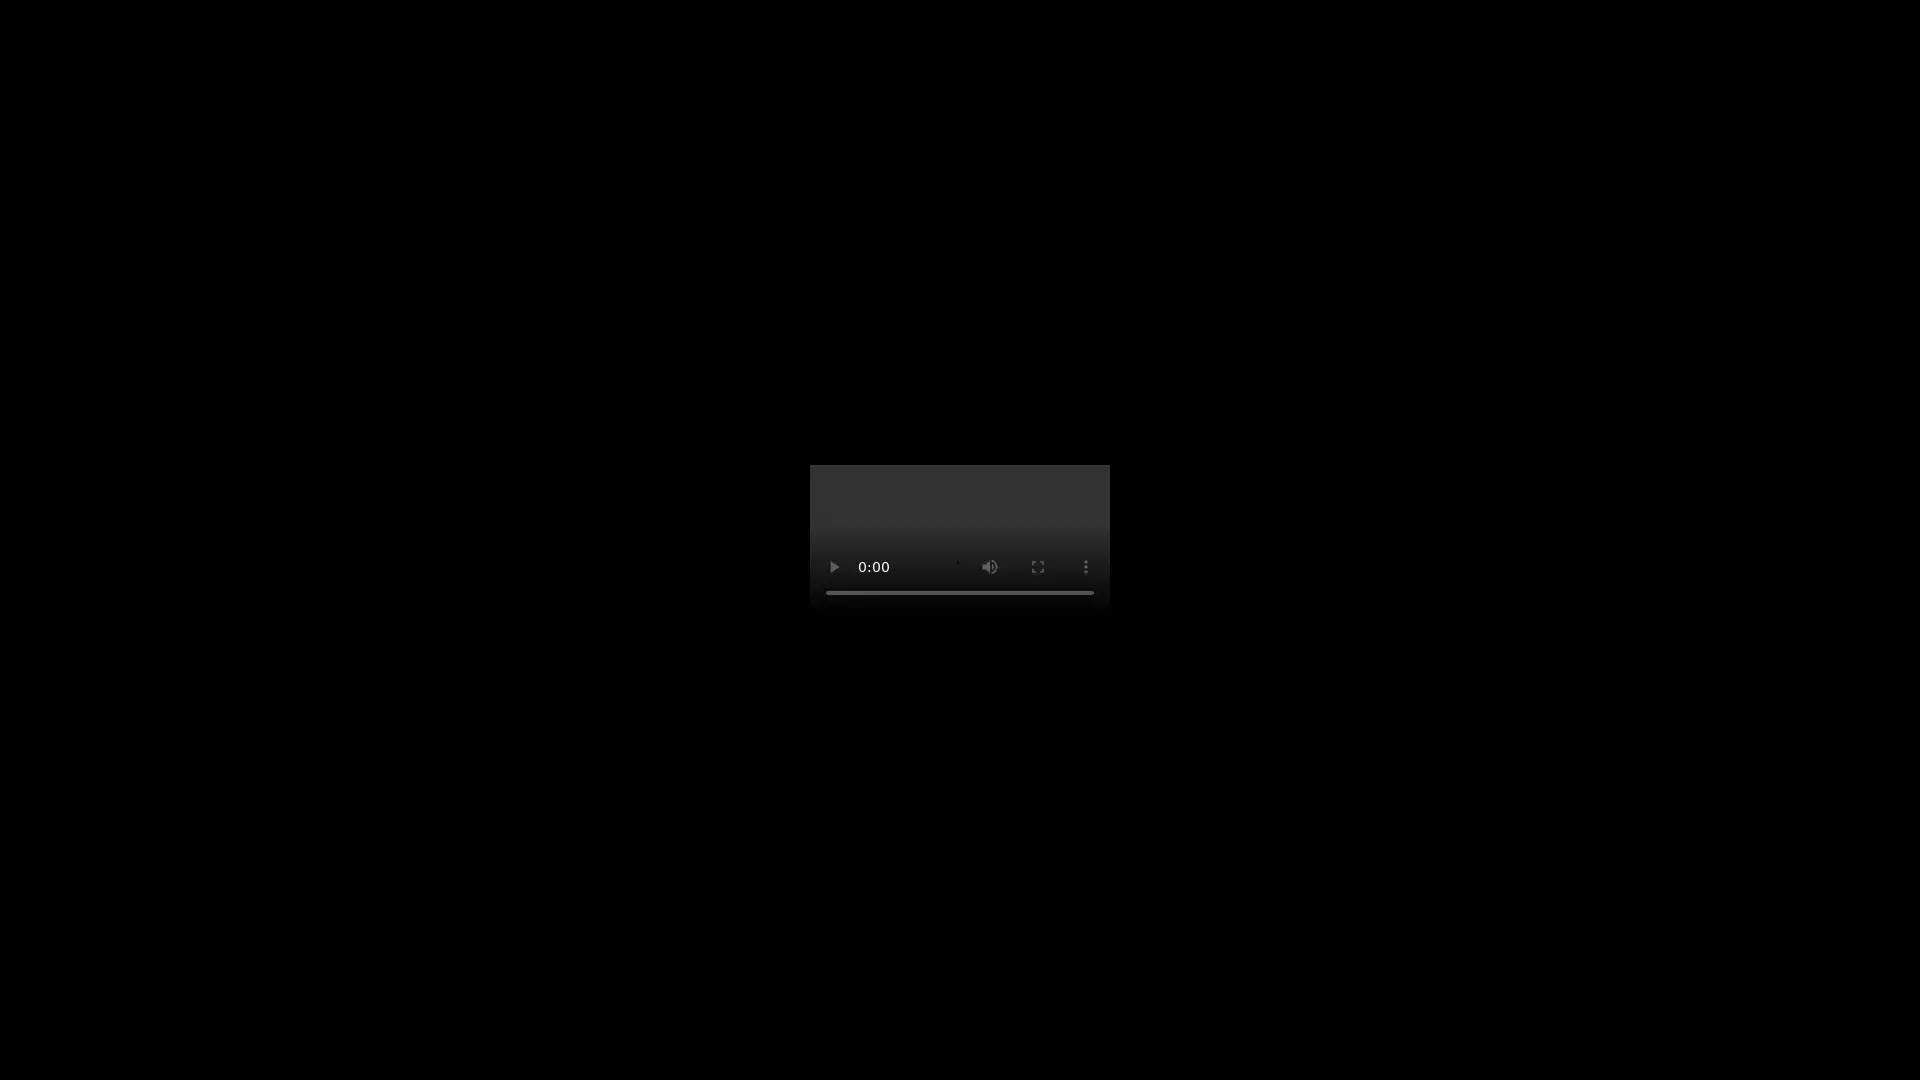 Image resolution: width=1920 pixels, height=1080 pixels. Describe the element at coordinates (834, 567) in the screenshot. I see `play` at that location.